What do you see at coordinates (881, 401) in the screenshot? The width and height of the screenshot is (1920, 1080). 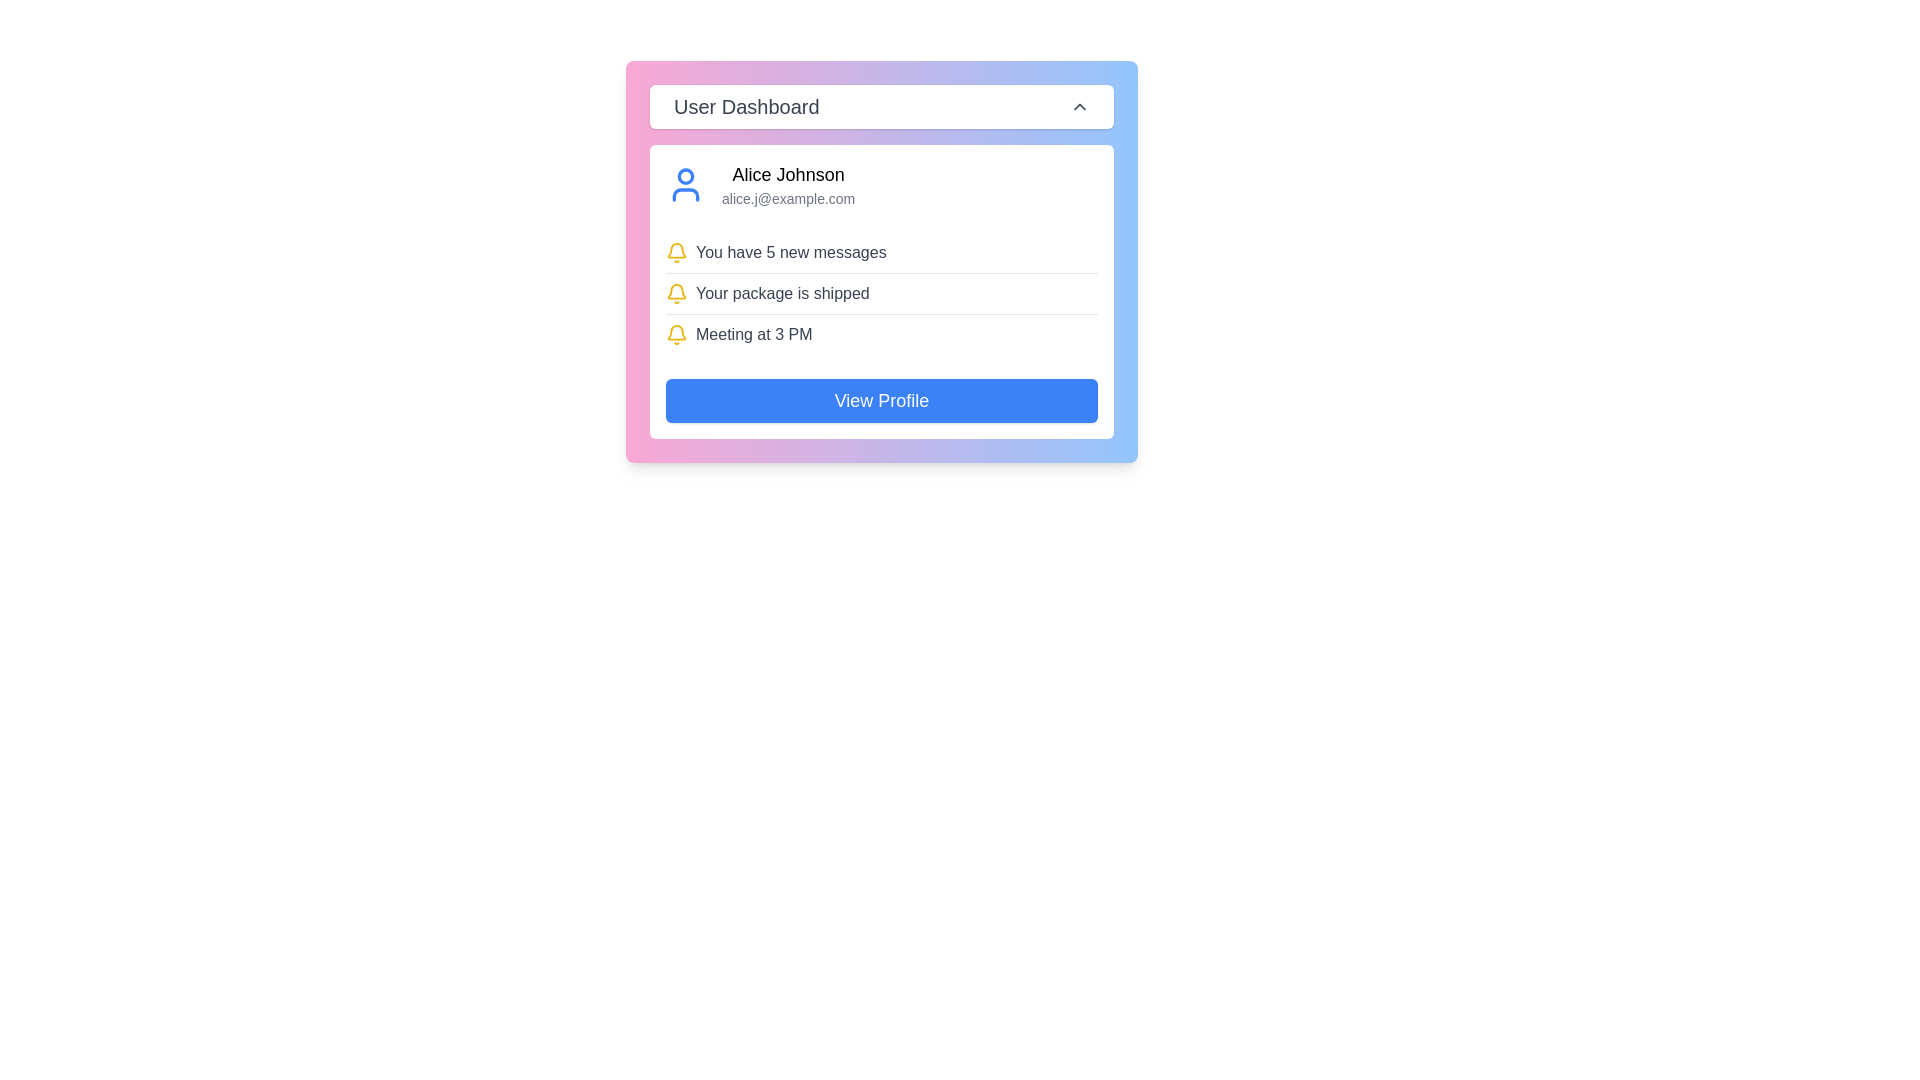 I see `the 'View Profile' button to proceed to the profile section` at bounding box center [881, 401].